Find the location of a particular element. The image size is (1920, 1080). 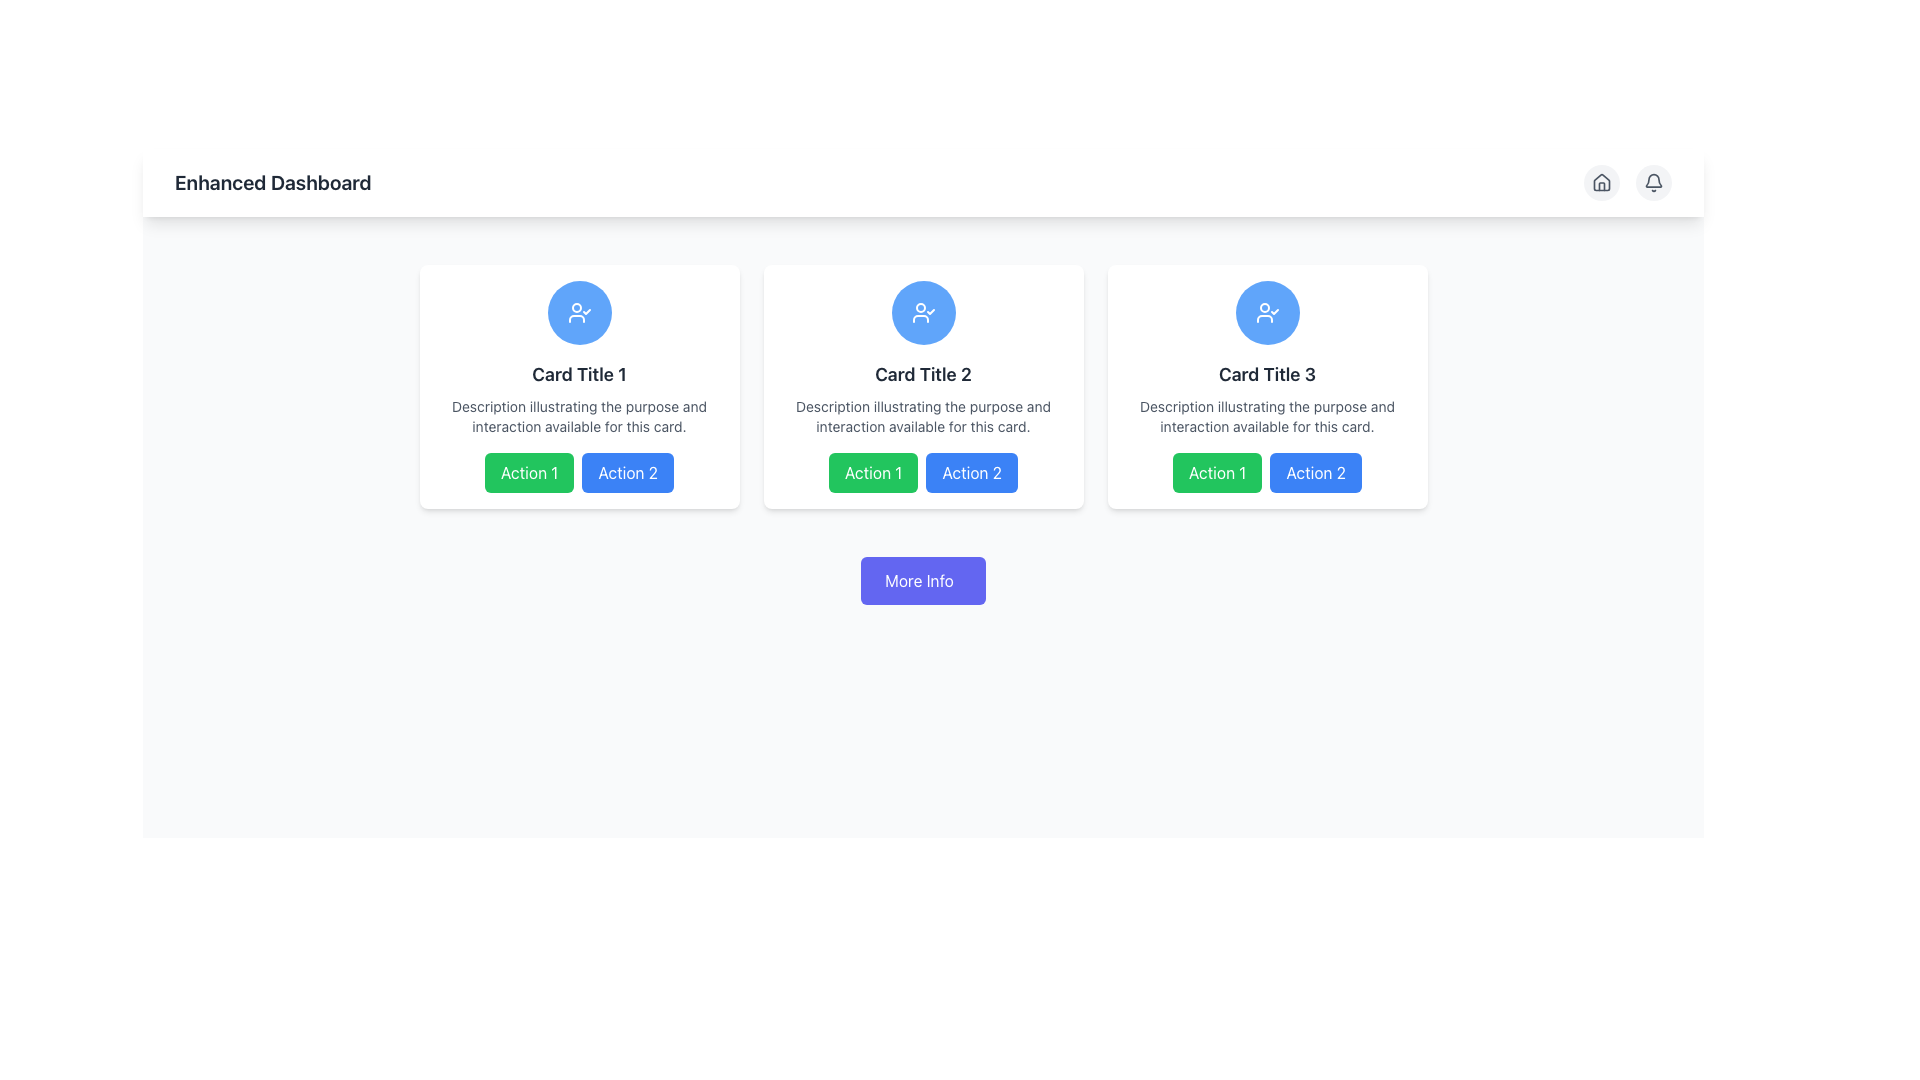

the 'Action 1' button, a rectangular button with a green background and white text is located at coordinates (529, 473).